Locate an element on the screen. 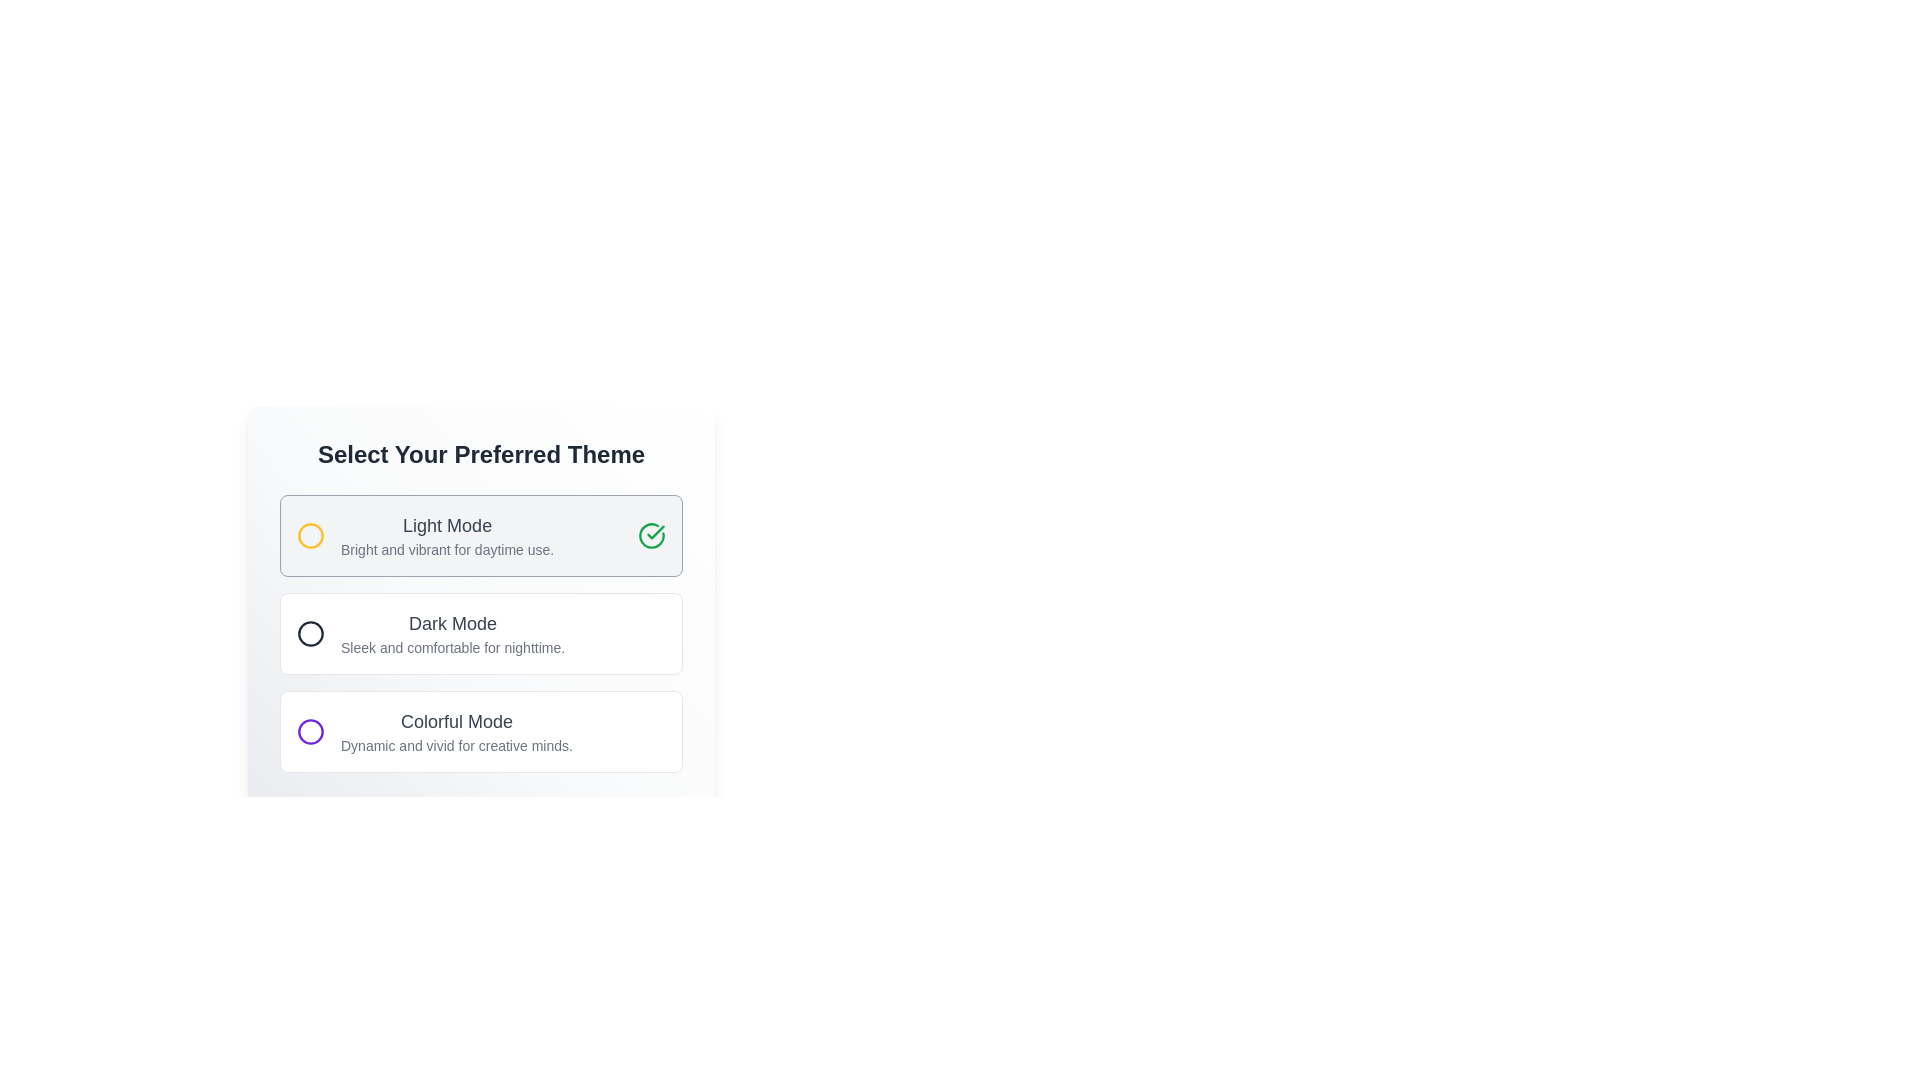 This screenshot has width=1920, height=1080. the dark mode icon located to the left of the 'Dark Mode' text in the theme selection card is located at coordinates (310, 633).